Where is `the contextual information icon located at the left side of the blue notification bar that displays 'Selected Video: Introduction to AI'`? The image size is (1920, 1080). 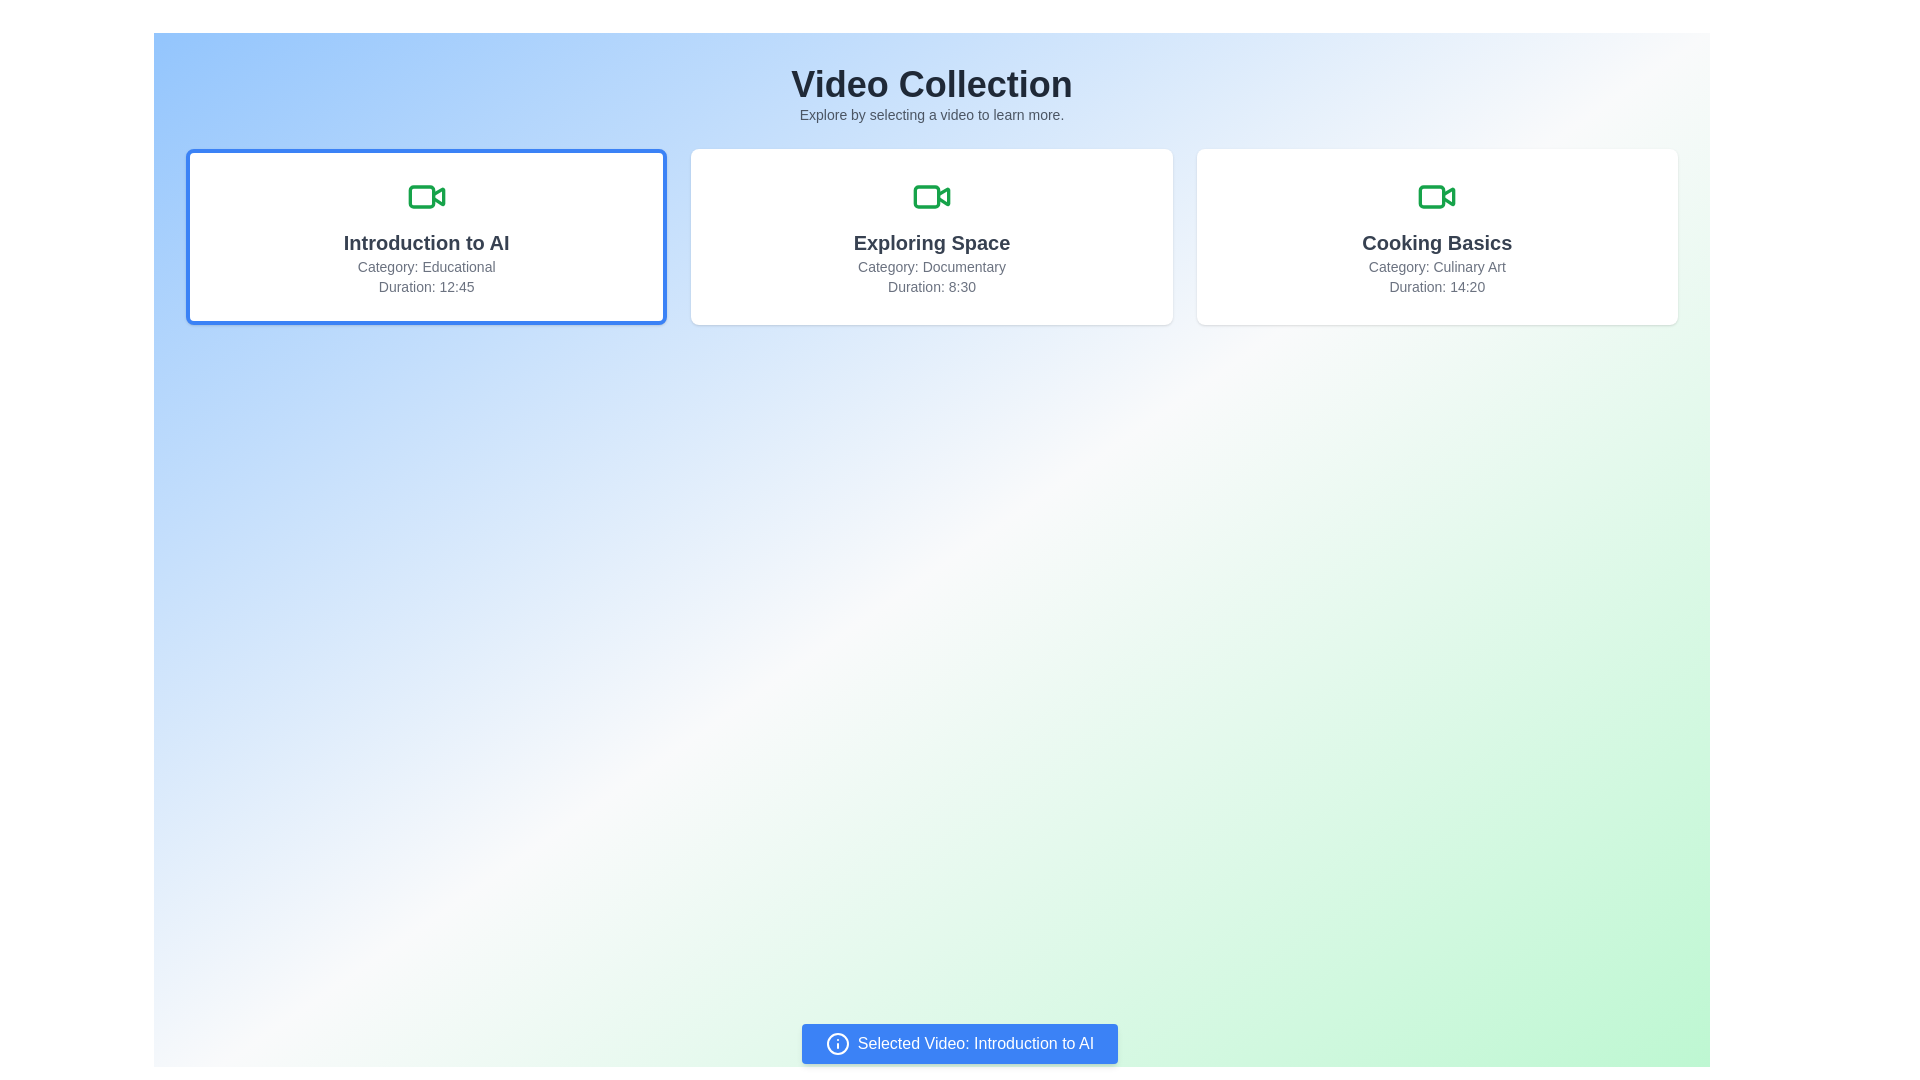 the contextual information icon located at the left side of the blue notification bar that displays 'Selected Video: Introduction to AI' is located at coordinates (837, 1043).